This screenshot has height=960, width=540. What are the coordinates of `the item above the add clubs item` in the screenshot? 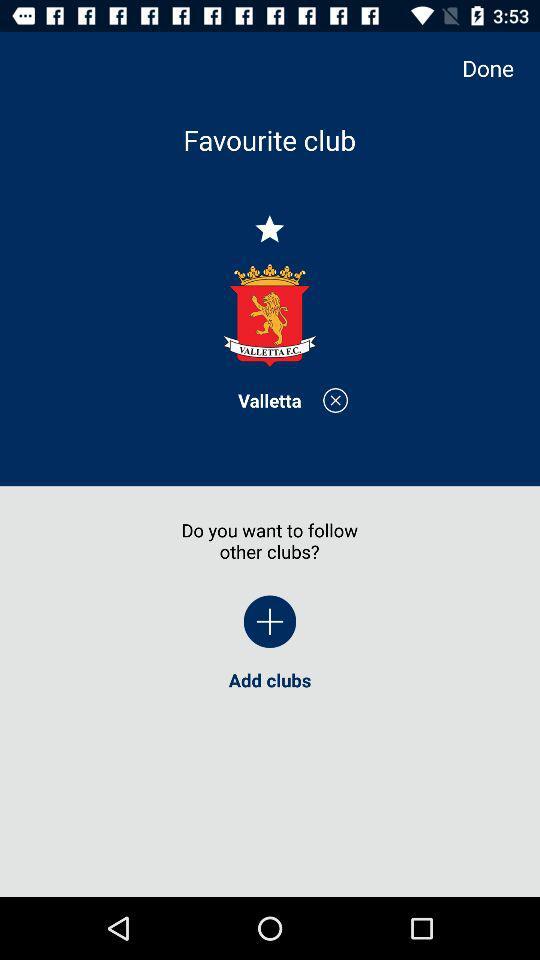 It's located at (270, 620).